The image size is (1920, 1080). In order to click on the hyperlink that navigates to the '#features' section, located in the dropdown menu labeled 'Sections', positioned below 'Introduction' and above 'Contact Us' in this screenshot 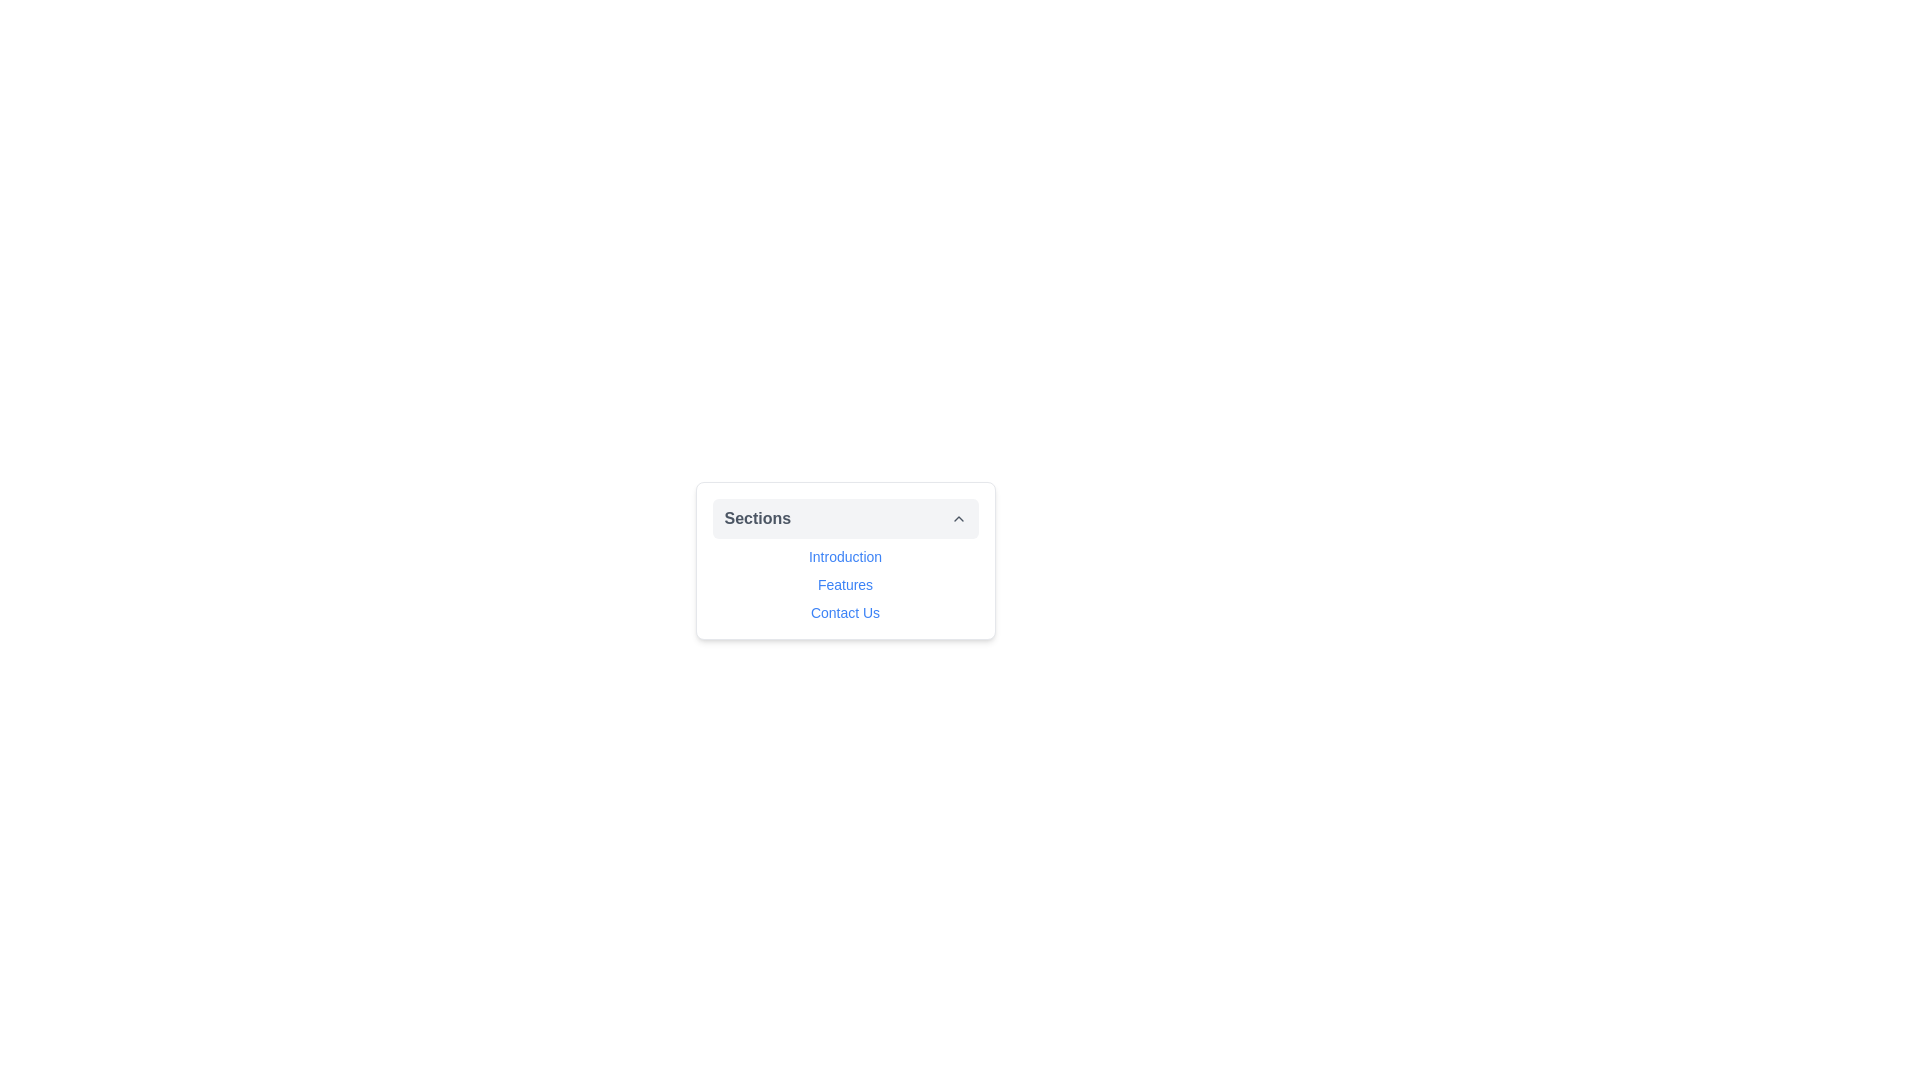, I will do `click(845, 585)`.